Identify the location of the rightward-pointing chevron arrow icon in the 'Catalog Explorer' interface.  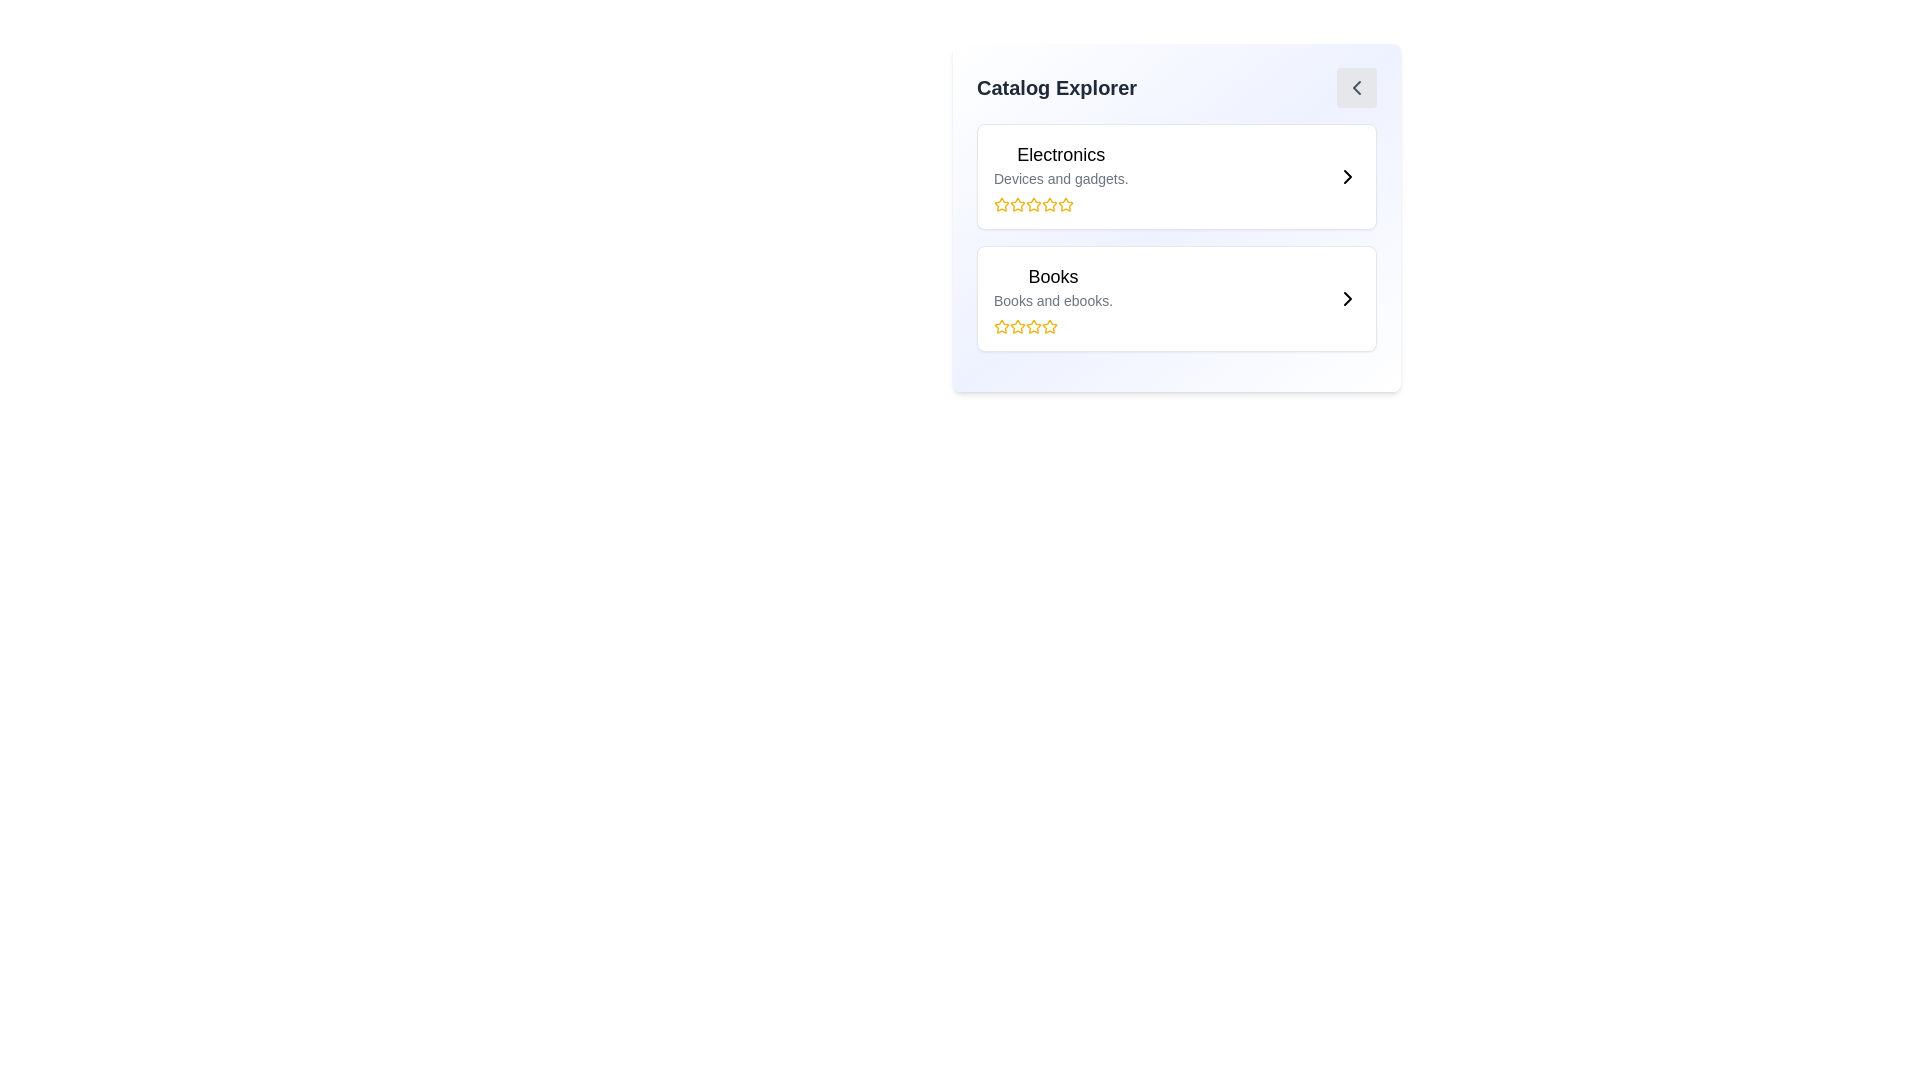
(1348, 299).